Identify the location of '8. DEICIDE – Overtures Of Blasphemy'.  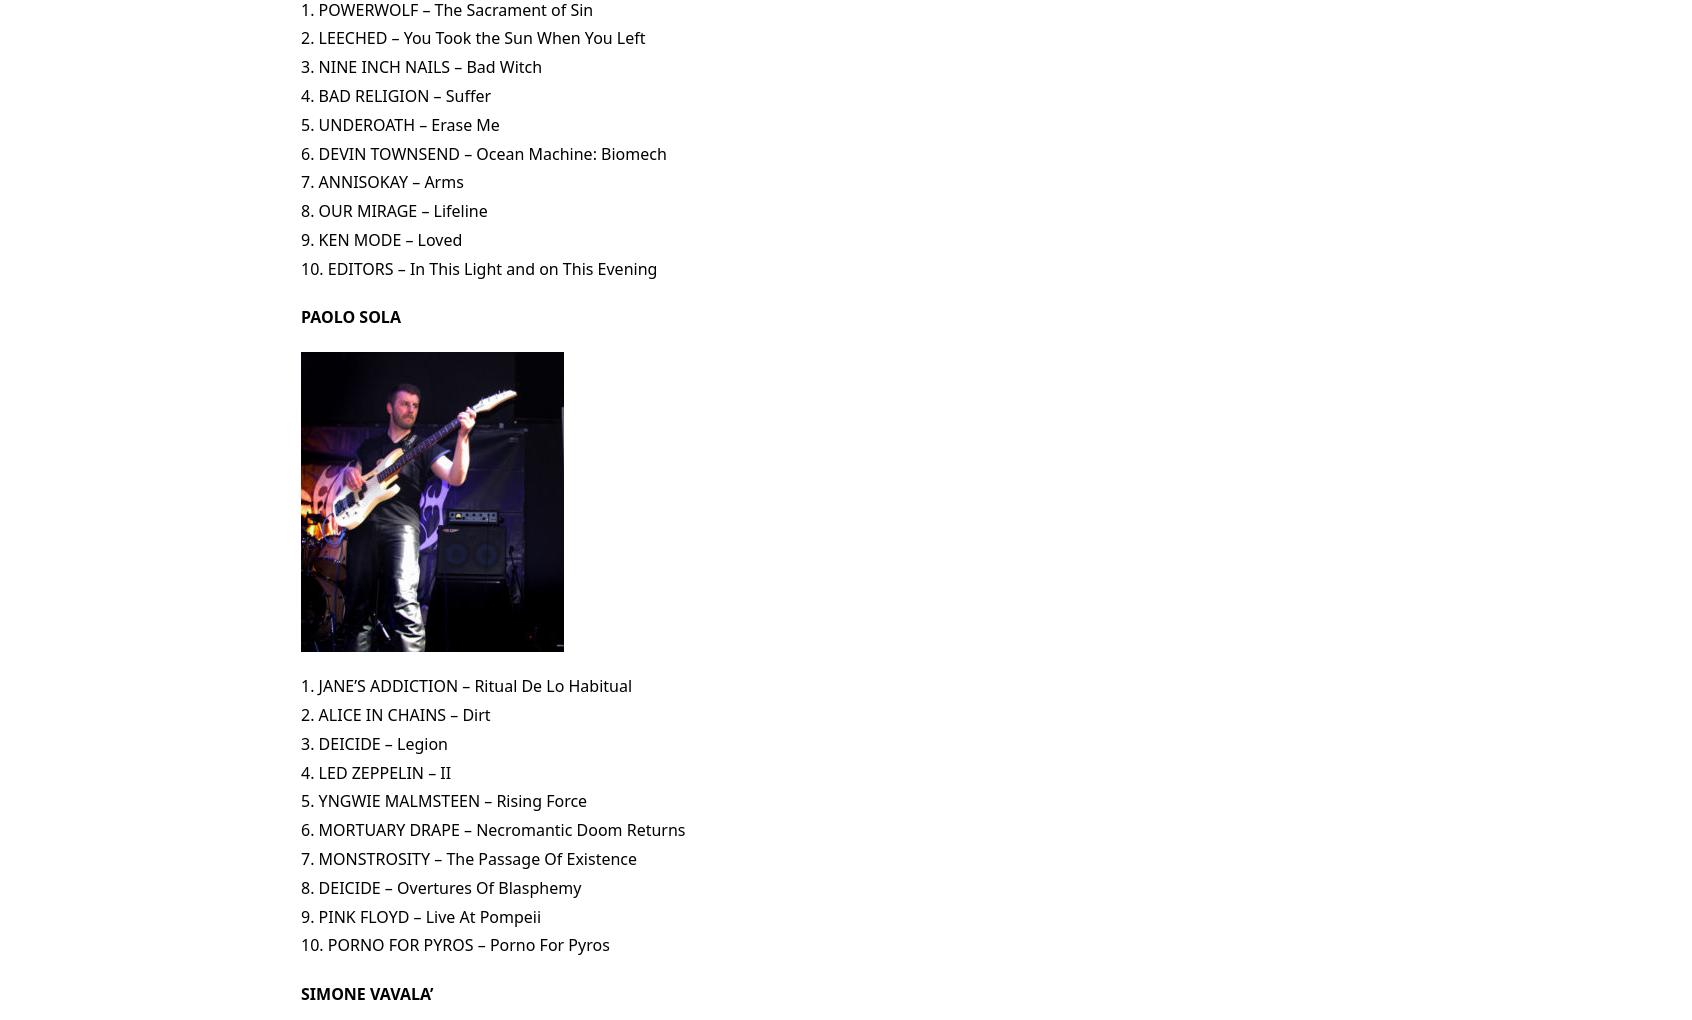
(439, 885).